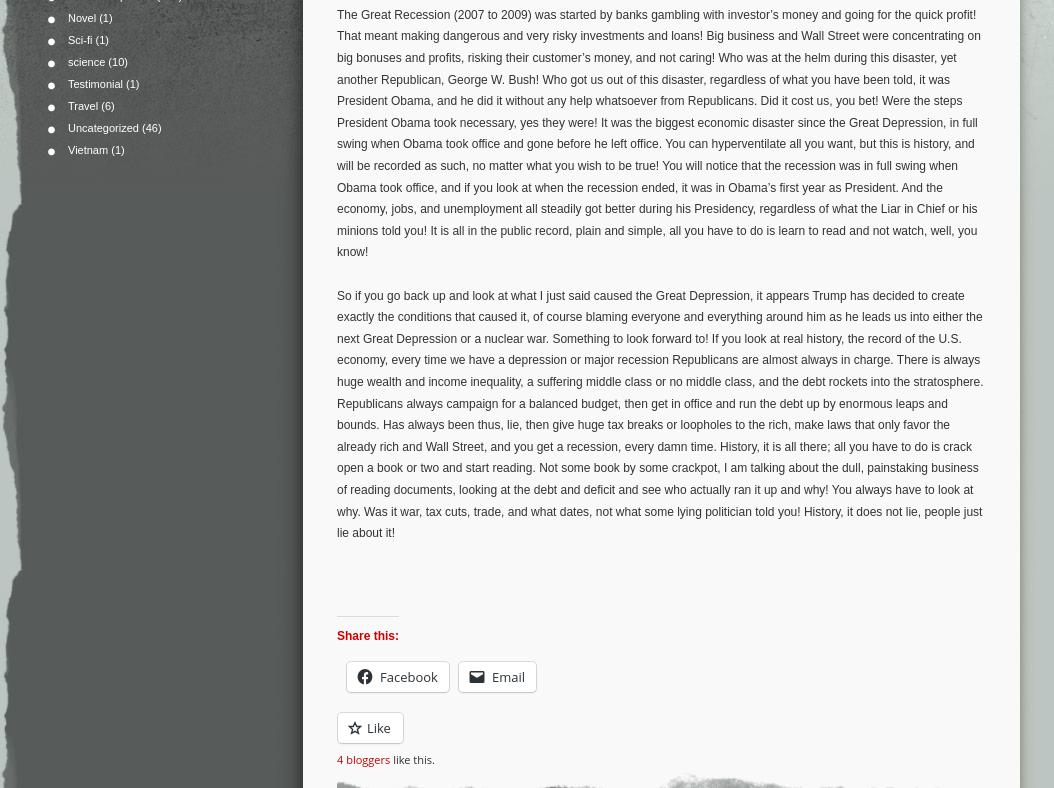 The height and width of the screenshot is (788, 1054). Describe the element at coordinates (407, 675) in the screenshot. I see `'Facebook'` at that location.